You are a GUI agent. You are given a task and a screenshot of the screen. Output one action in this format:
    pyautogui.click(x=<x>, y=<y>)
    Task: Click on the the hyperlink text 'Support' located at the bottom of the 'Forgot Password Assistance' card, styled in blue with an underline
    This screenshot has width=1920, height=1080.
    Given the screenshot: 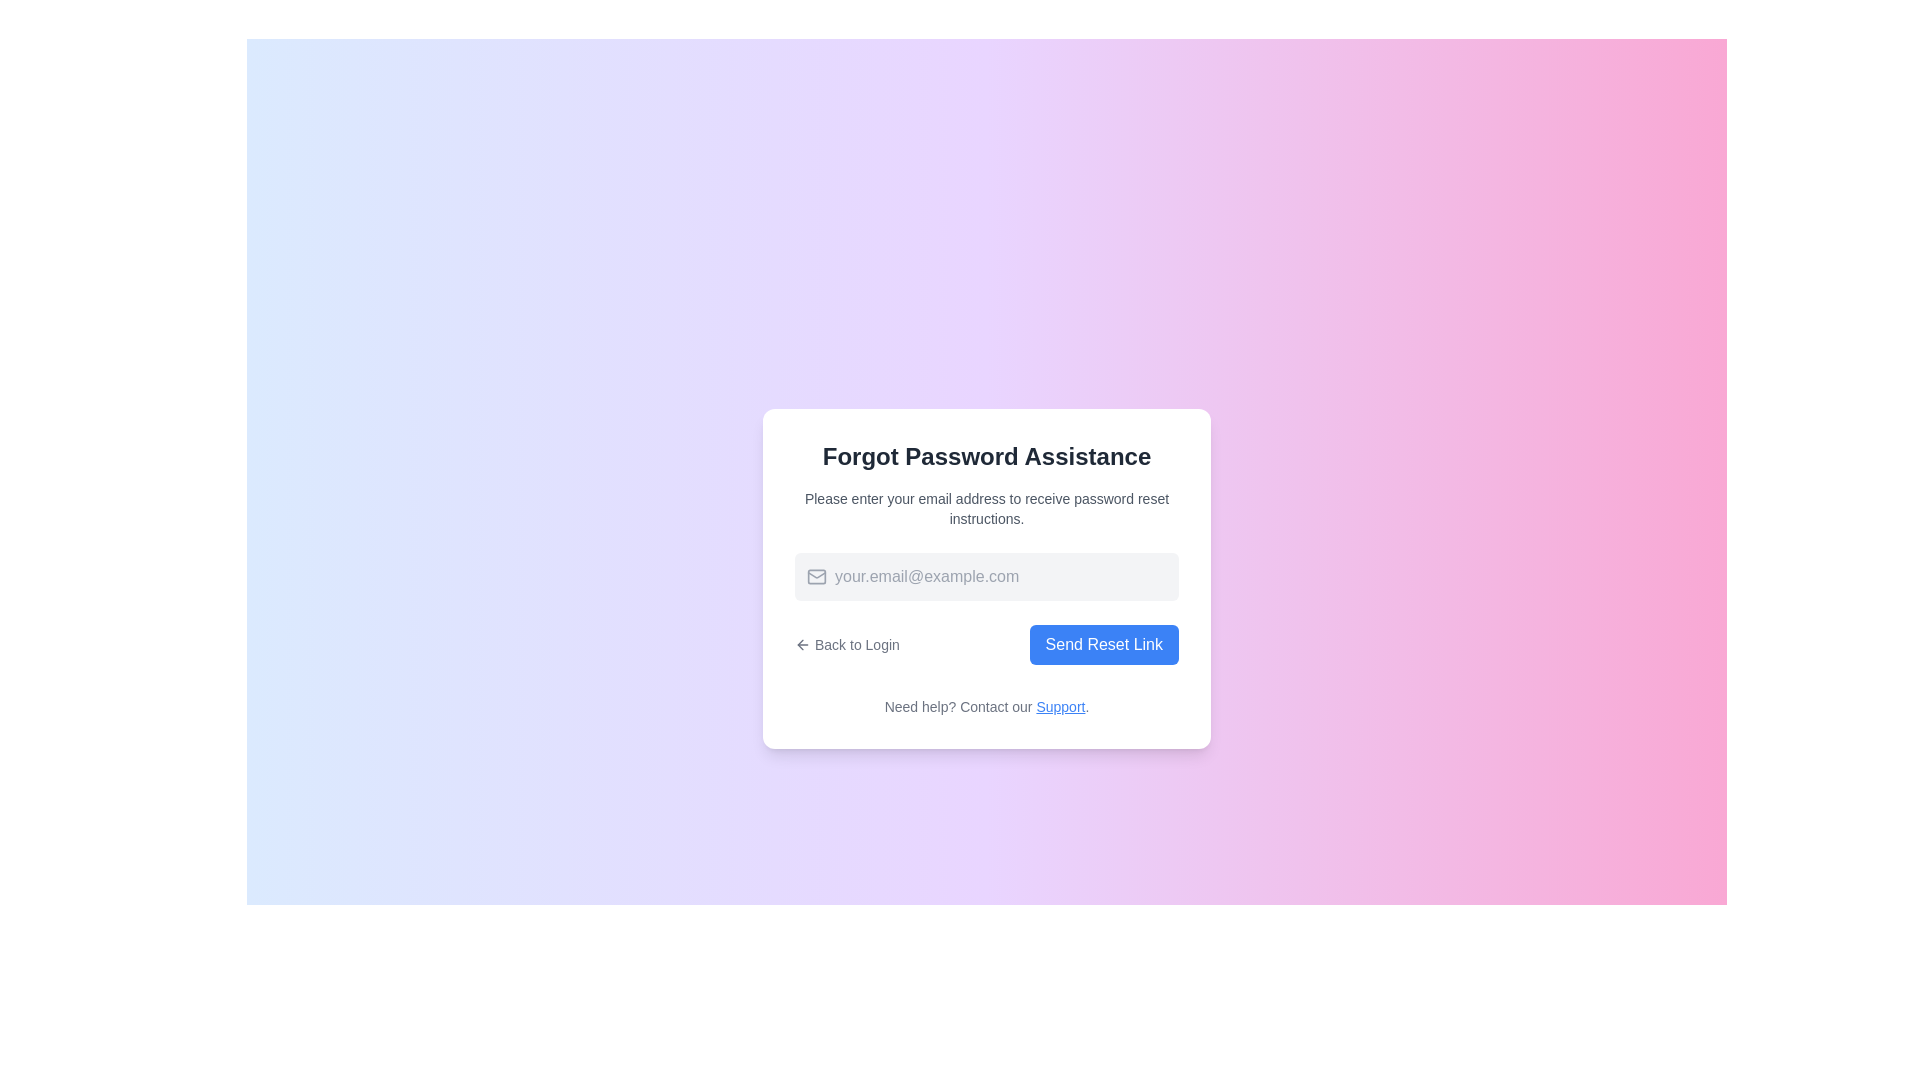 What is the action you would take?
    pyautogui.click(x=1059, y=705)
    